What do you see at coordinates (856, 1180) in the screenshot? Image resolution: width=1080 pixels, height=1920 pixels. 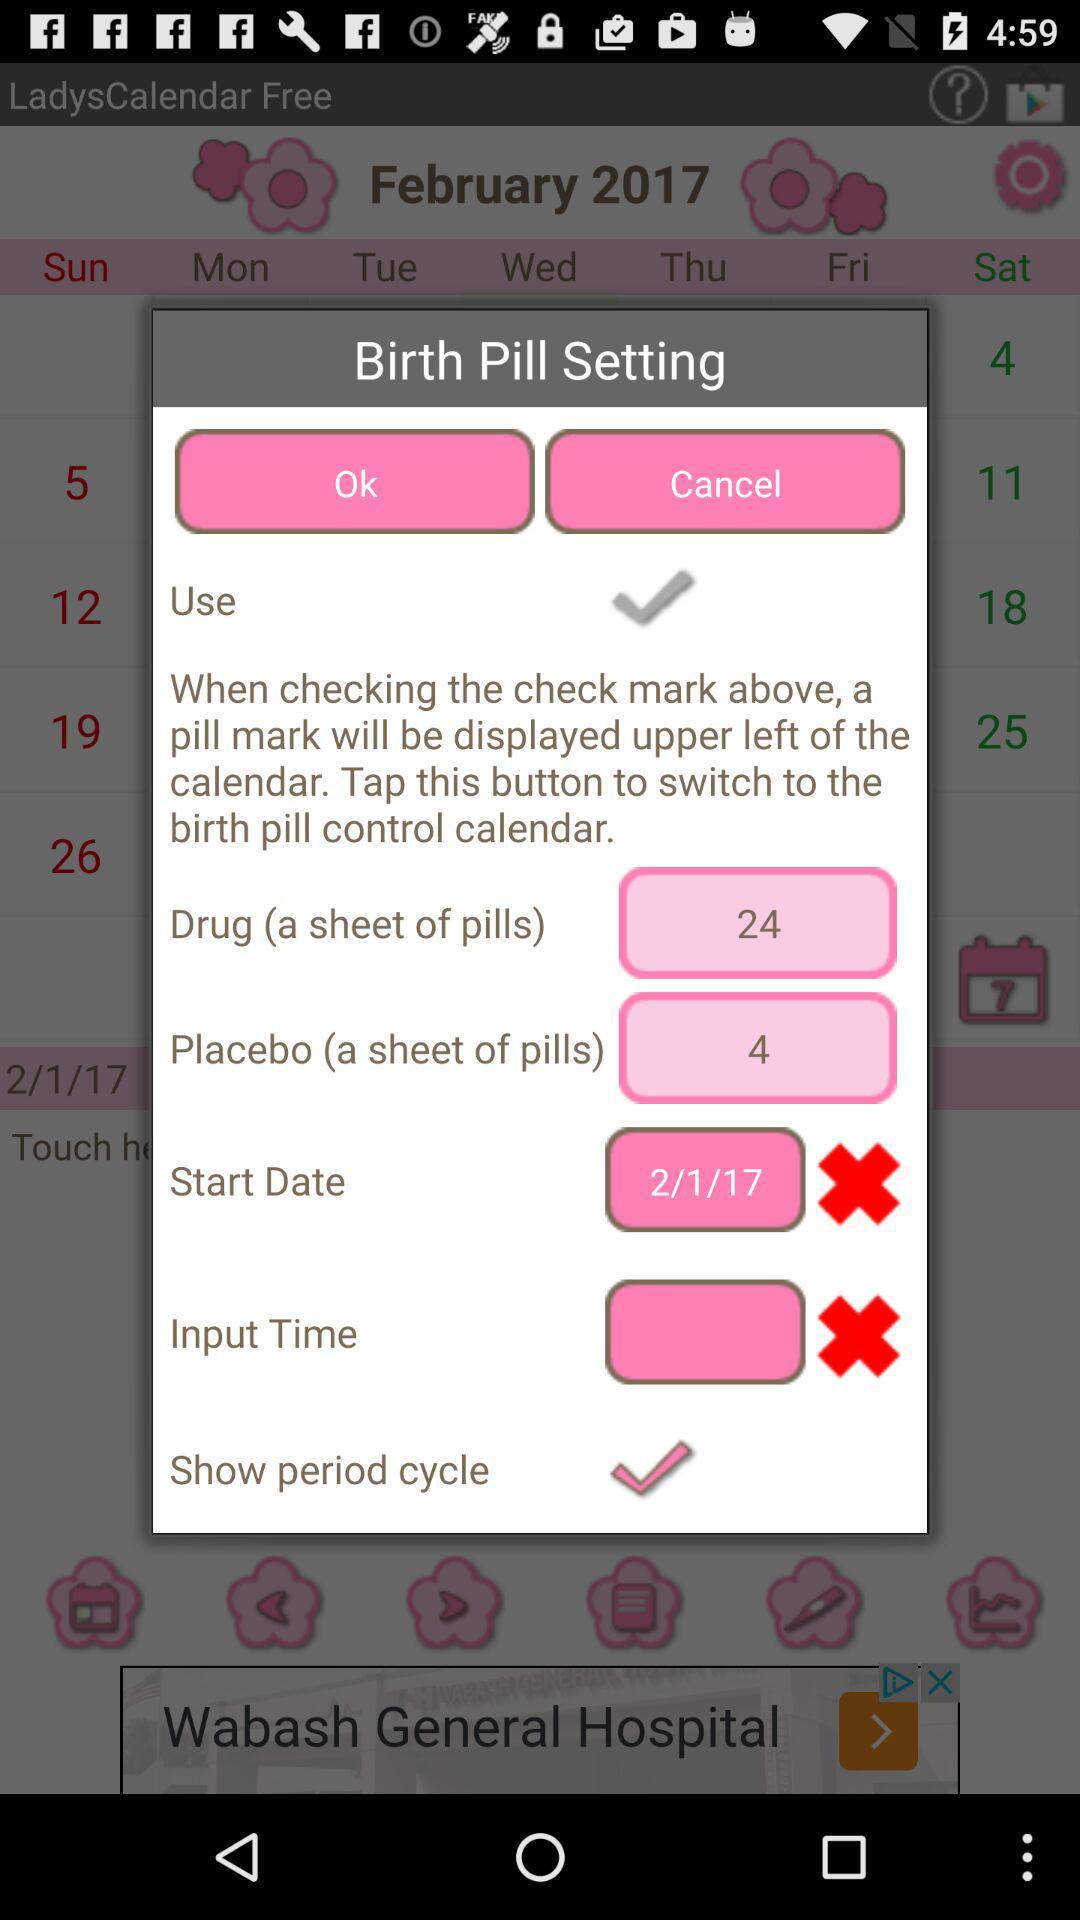 I see `icon next to 2/1/17 icon` at bounding box center [856, 1180].